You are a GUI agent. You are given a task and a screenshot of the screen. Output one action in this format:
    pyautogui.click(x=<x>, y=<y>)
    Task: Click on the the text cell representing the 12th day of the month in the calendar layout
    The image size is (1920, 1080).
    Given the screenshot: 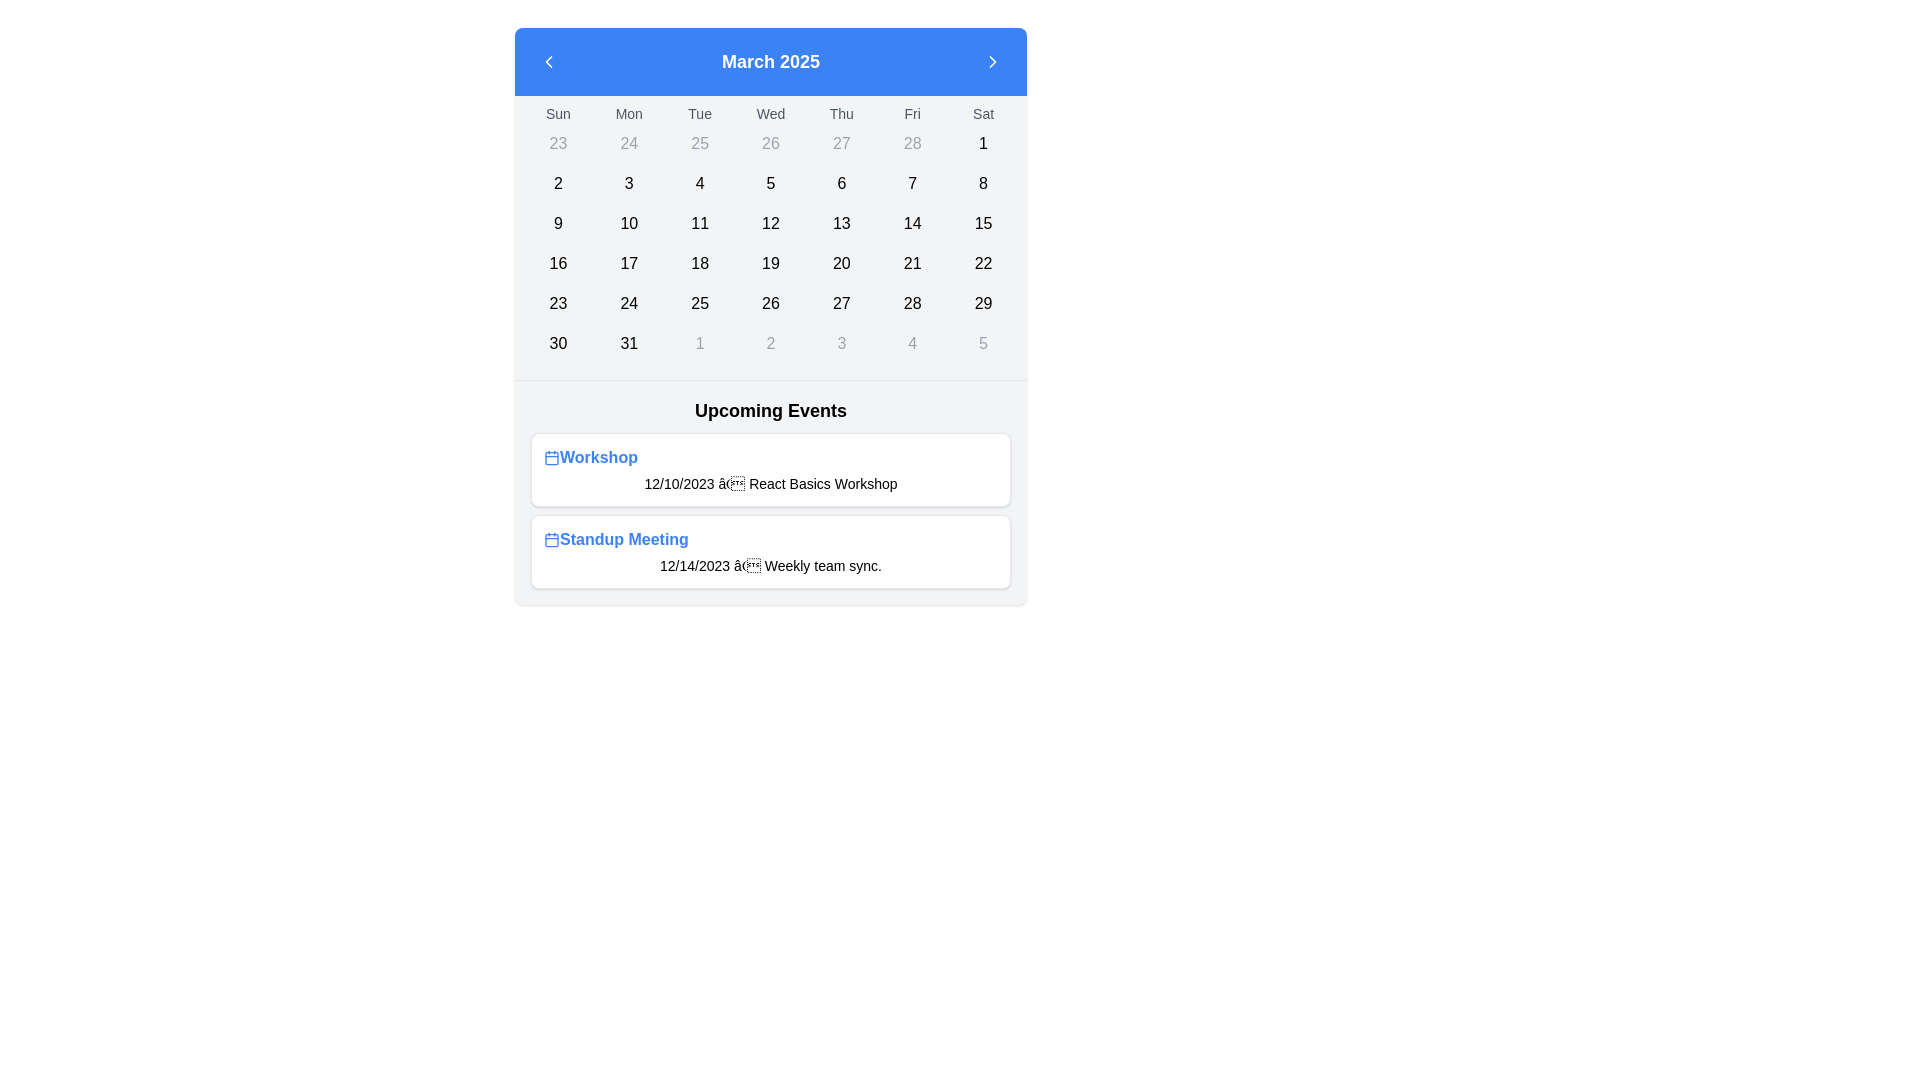 What is the action you would take?
    pyautogui.click(x=770, y=223)
    